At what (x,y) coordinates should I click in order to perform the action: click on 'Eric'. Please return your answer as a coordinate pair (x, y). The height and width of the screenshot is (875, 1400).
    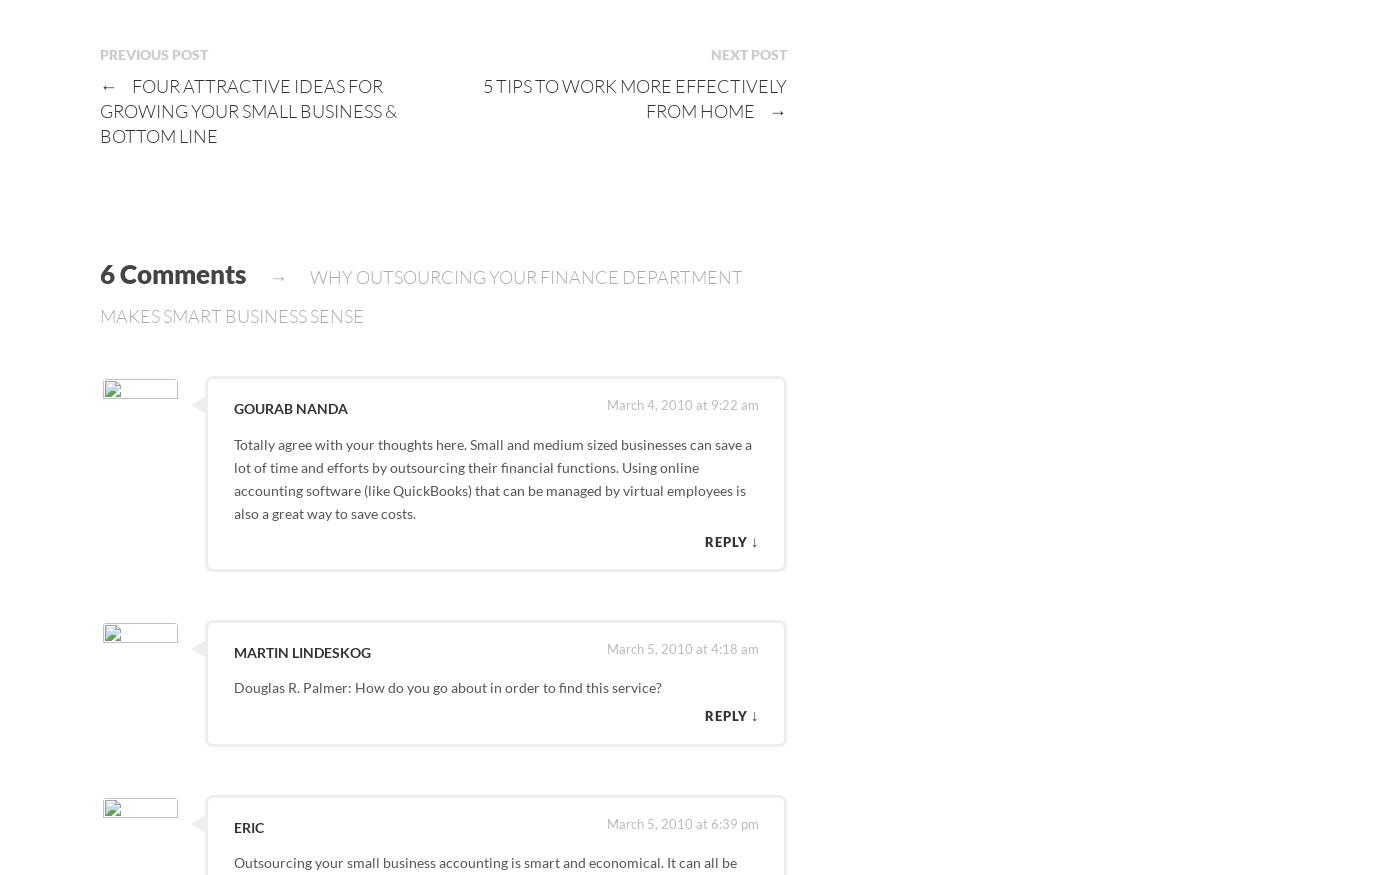
    Looking at the image, I should click on (247, 826).